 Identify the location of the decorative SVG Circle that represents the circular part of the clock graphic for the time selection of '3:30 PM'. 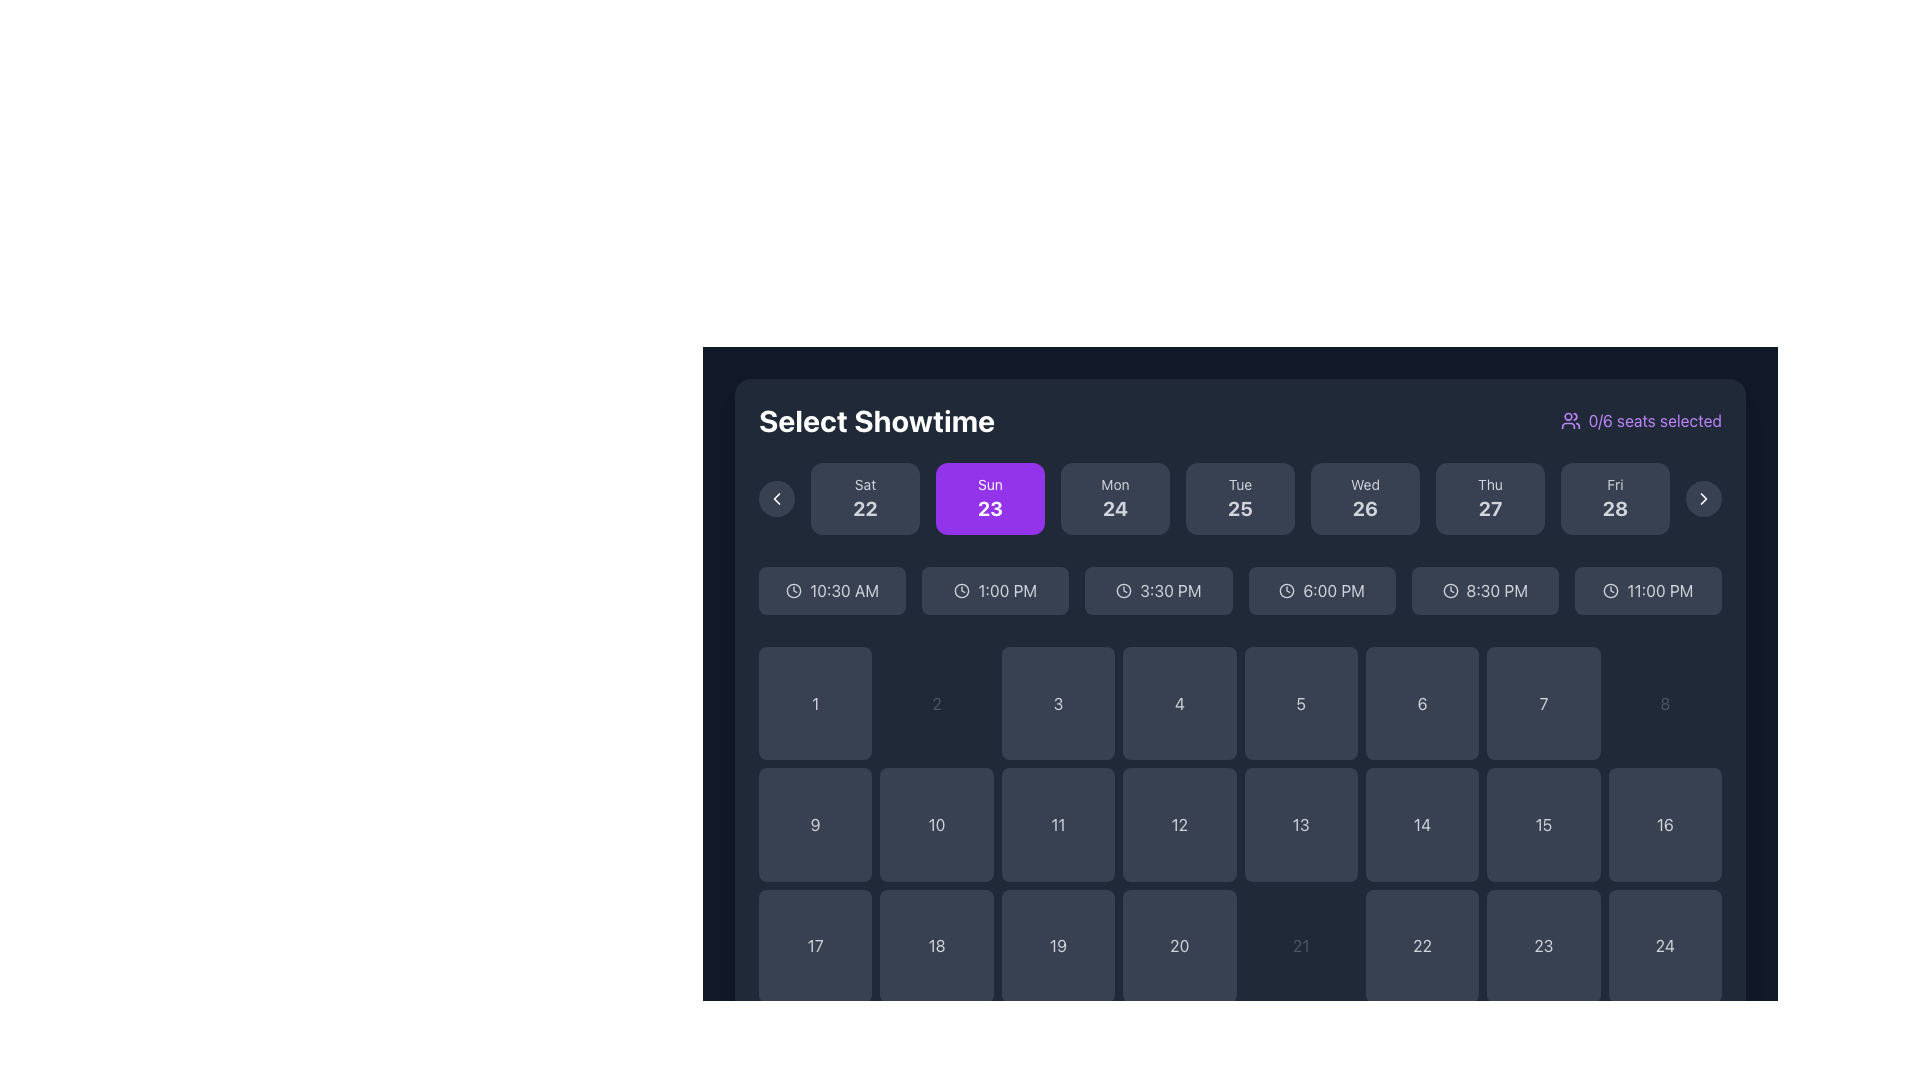
(1124, 589).